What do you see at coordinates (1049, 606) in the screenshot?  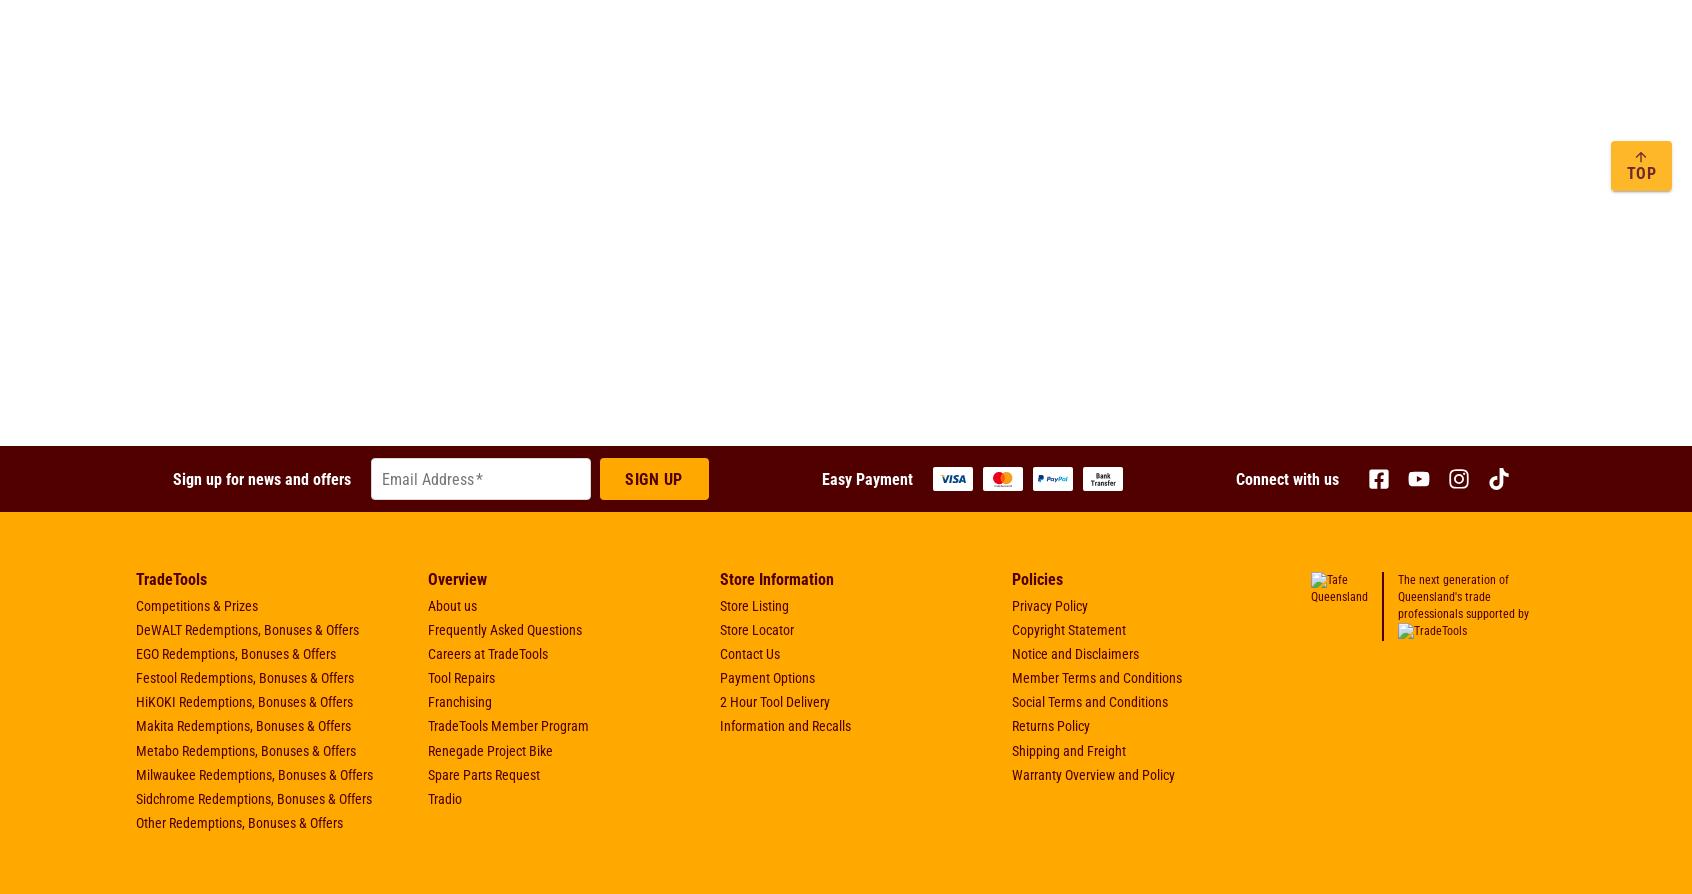 I see `'Privacy Policy'` at bounding box center [1049, 606].